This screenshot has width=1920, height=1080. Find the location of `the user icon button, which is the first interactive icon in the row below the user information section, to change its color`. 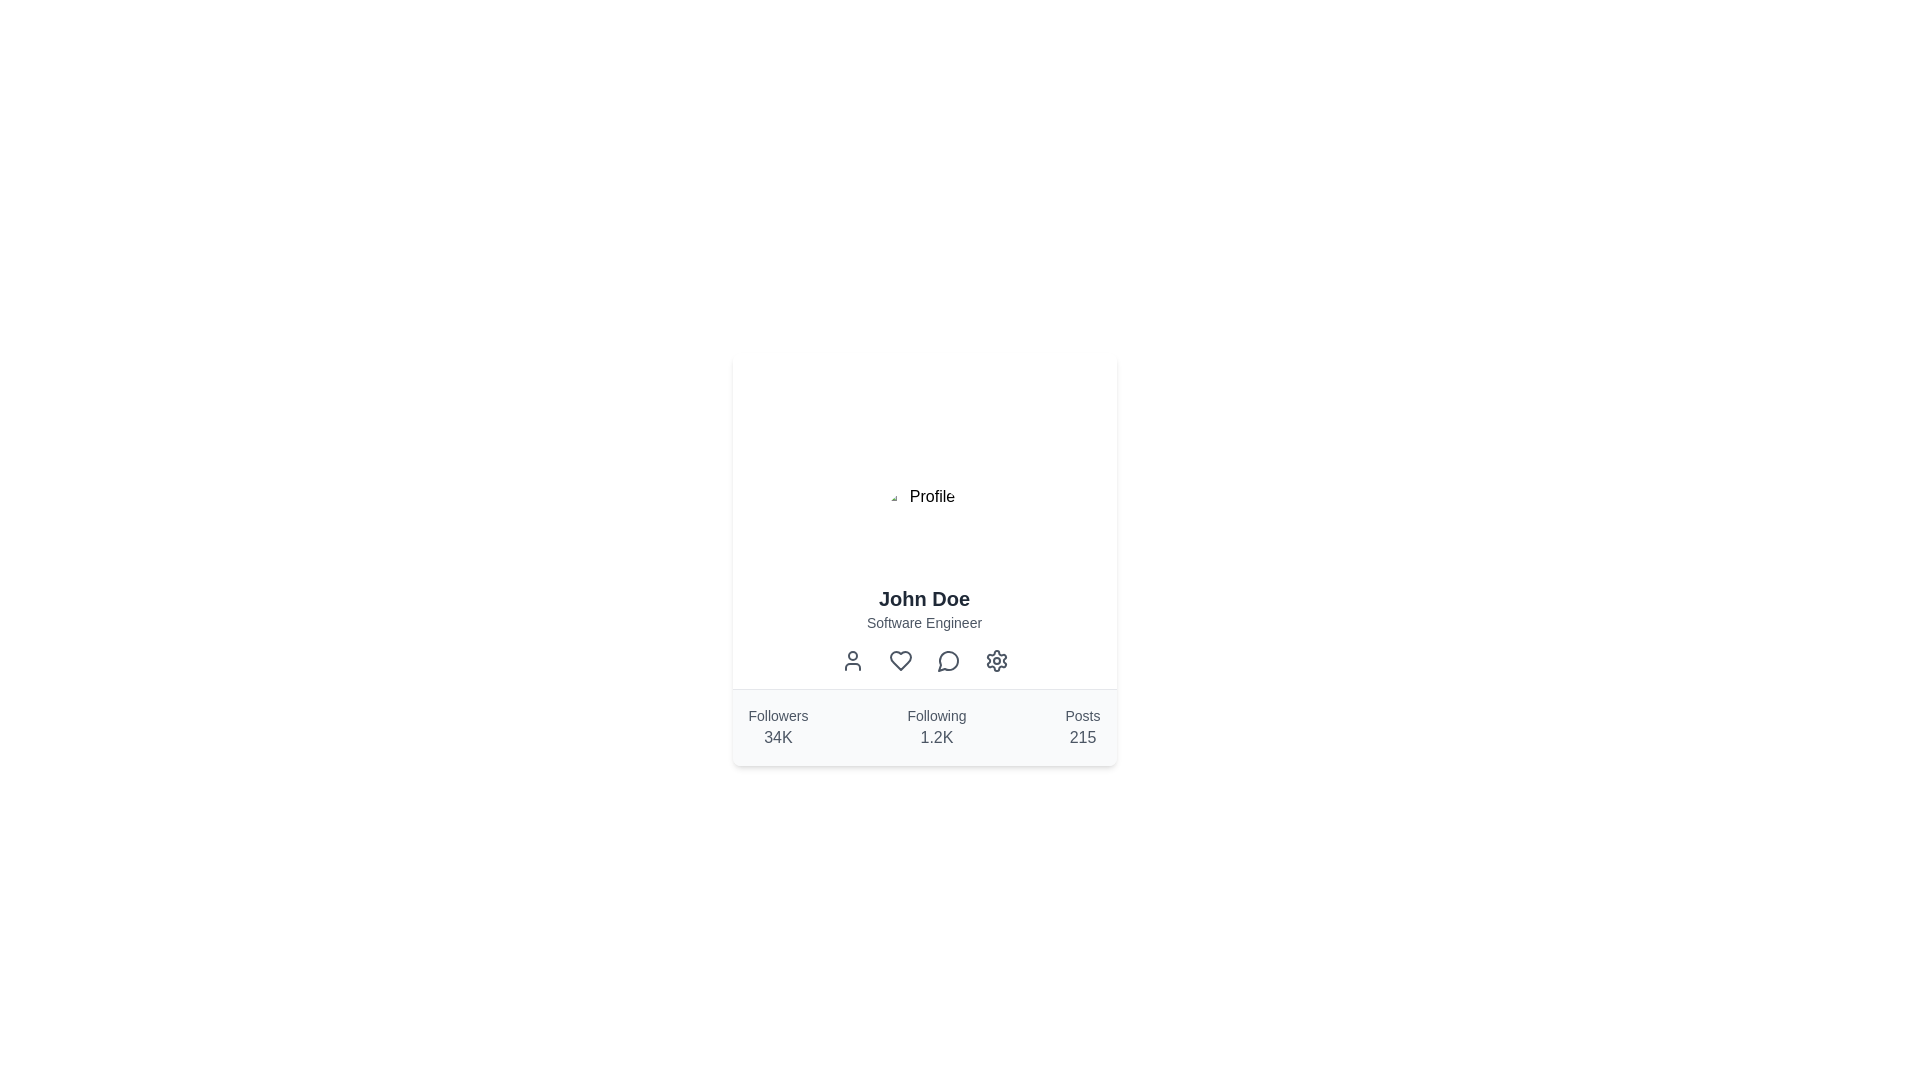

the user icon button, which is the first interactive icon in the row below the user information section, to change its color is located at coordinates (852, 660).